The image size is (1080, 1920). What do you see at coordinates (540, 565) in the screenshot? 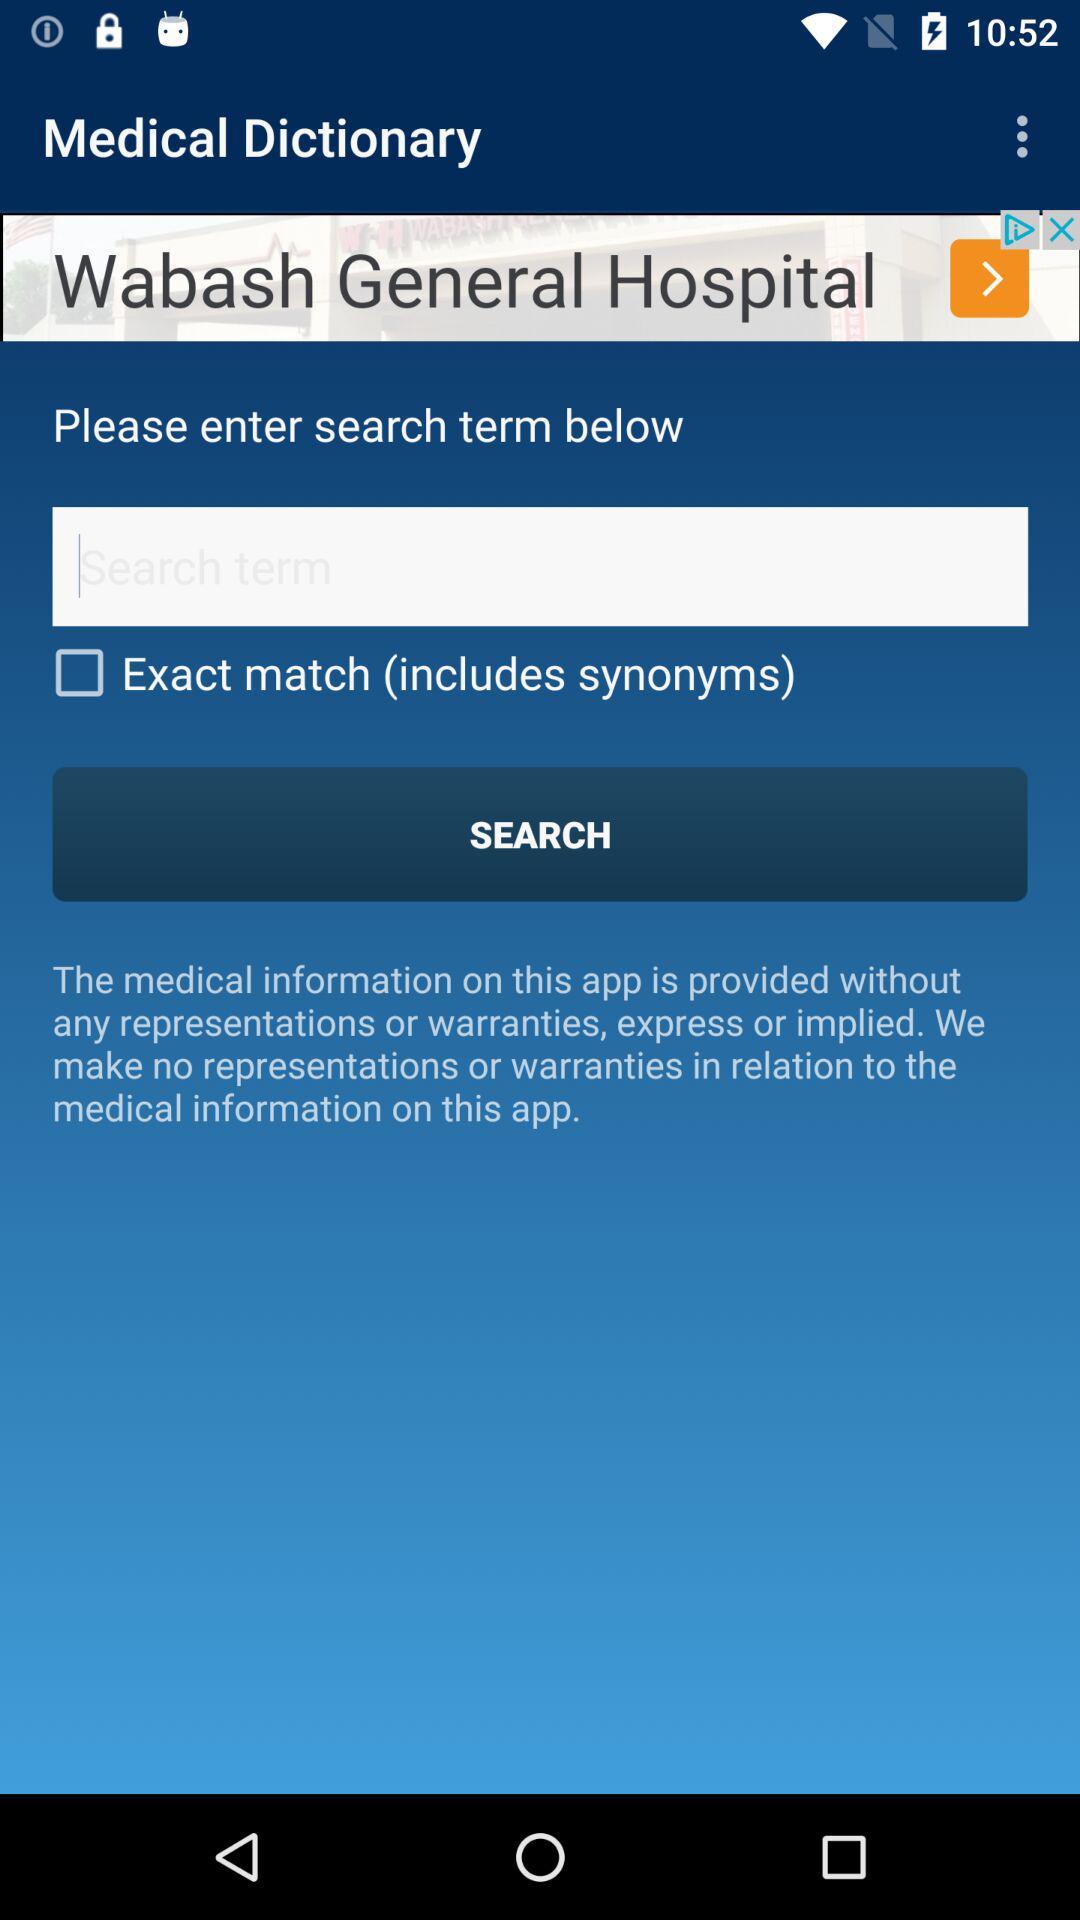
I see `type search term` at bounding box center [540, 565].